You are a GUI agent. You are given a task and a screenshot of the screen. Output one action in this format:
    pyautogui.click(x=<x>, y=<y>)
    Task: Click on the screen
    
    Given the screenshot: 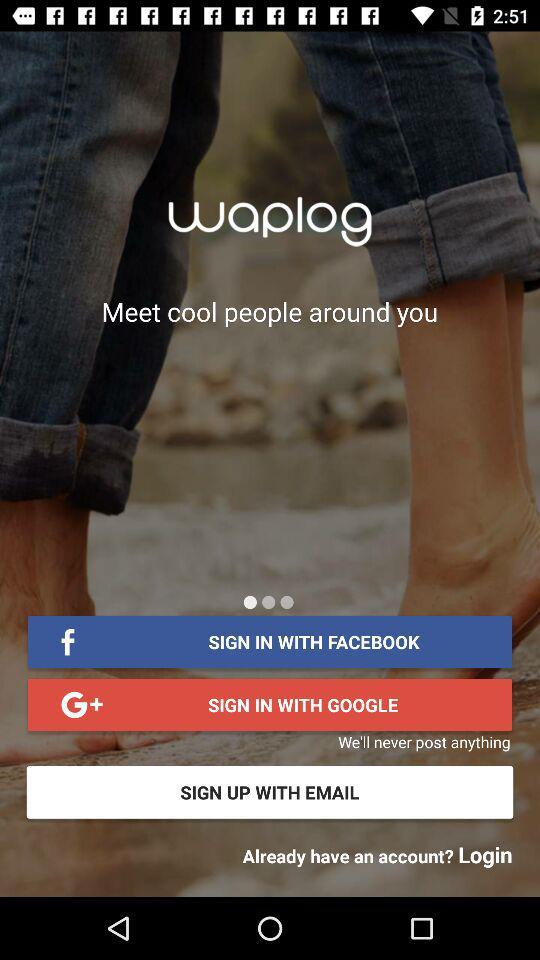 What is the action you would take?
    pyautogui.click(x=286, y=601)
    